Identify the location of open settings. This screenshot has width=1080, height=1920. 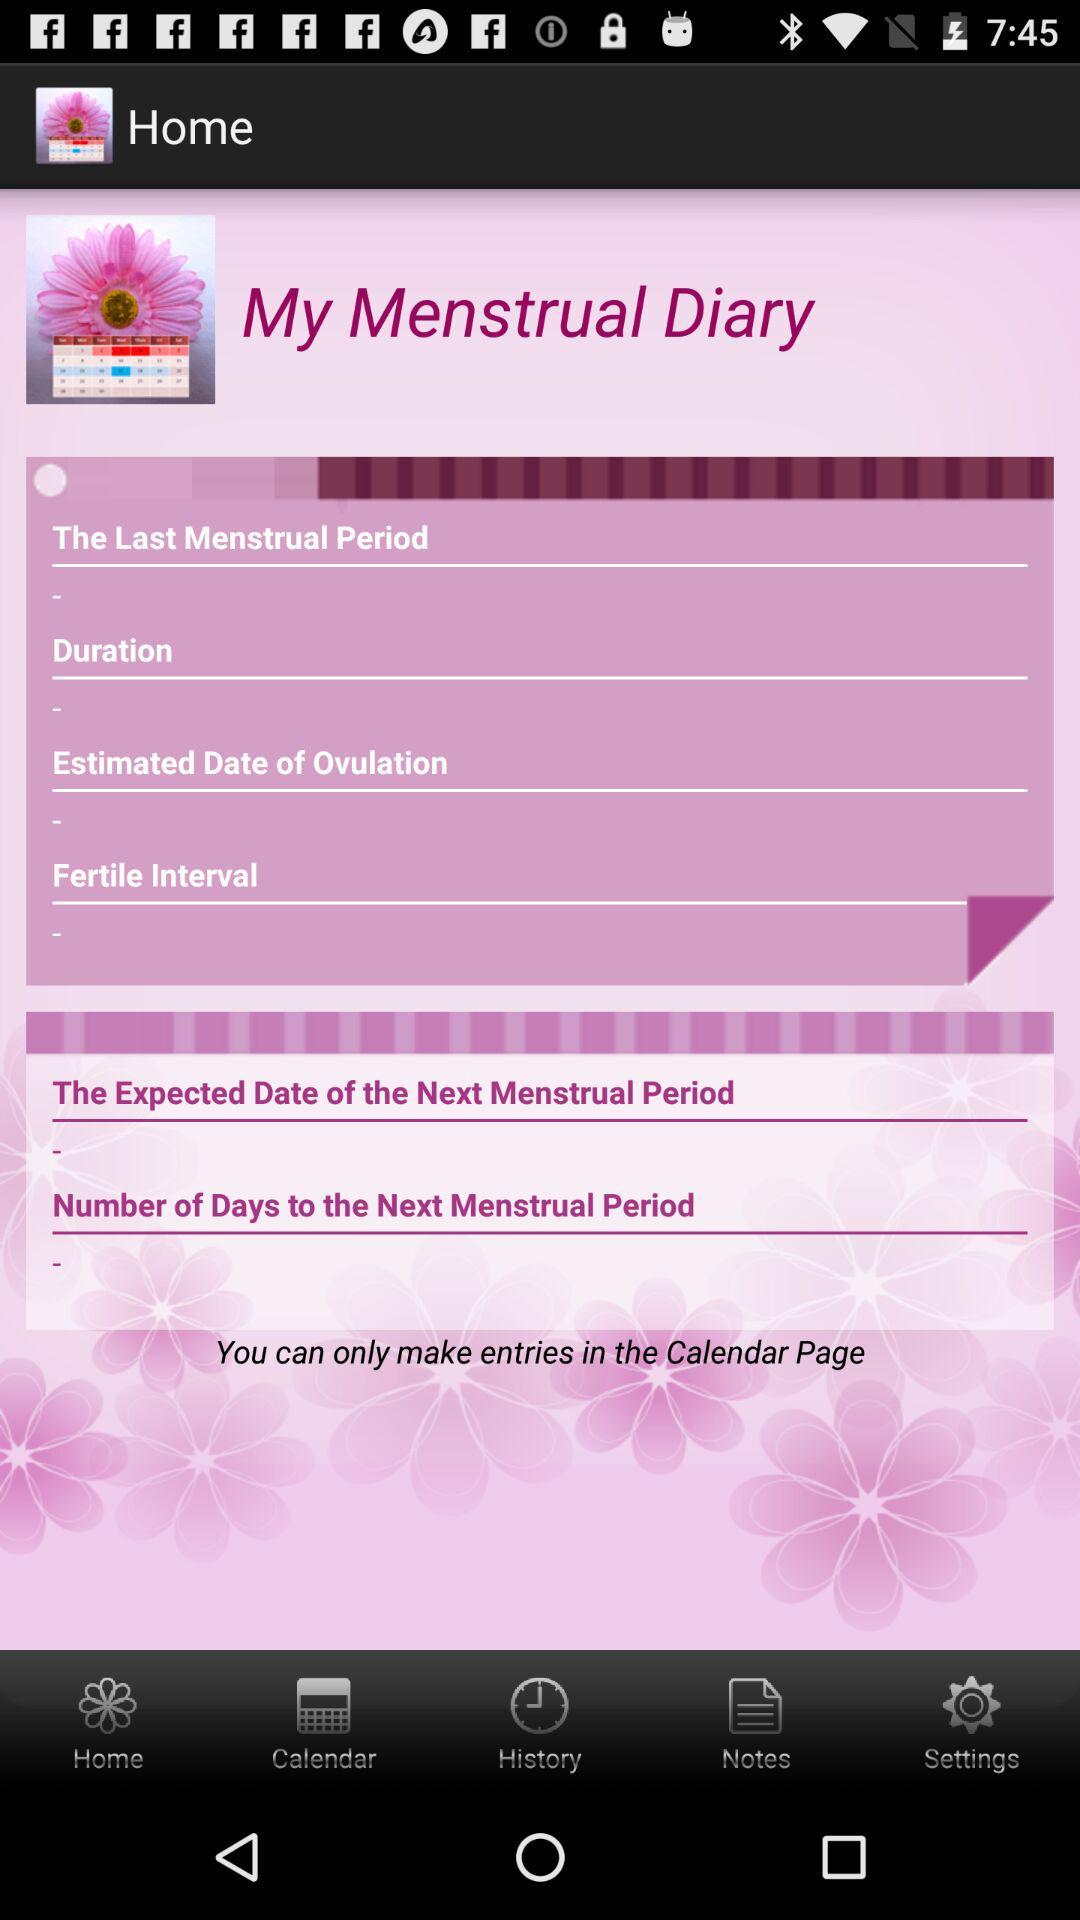
(971, 1721).